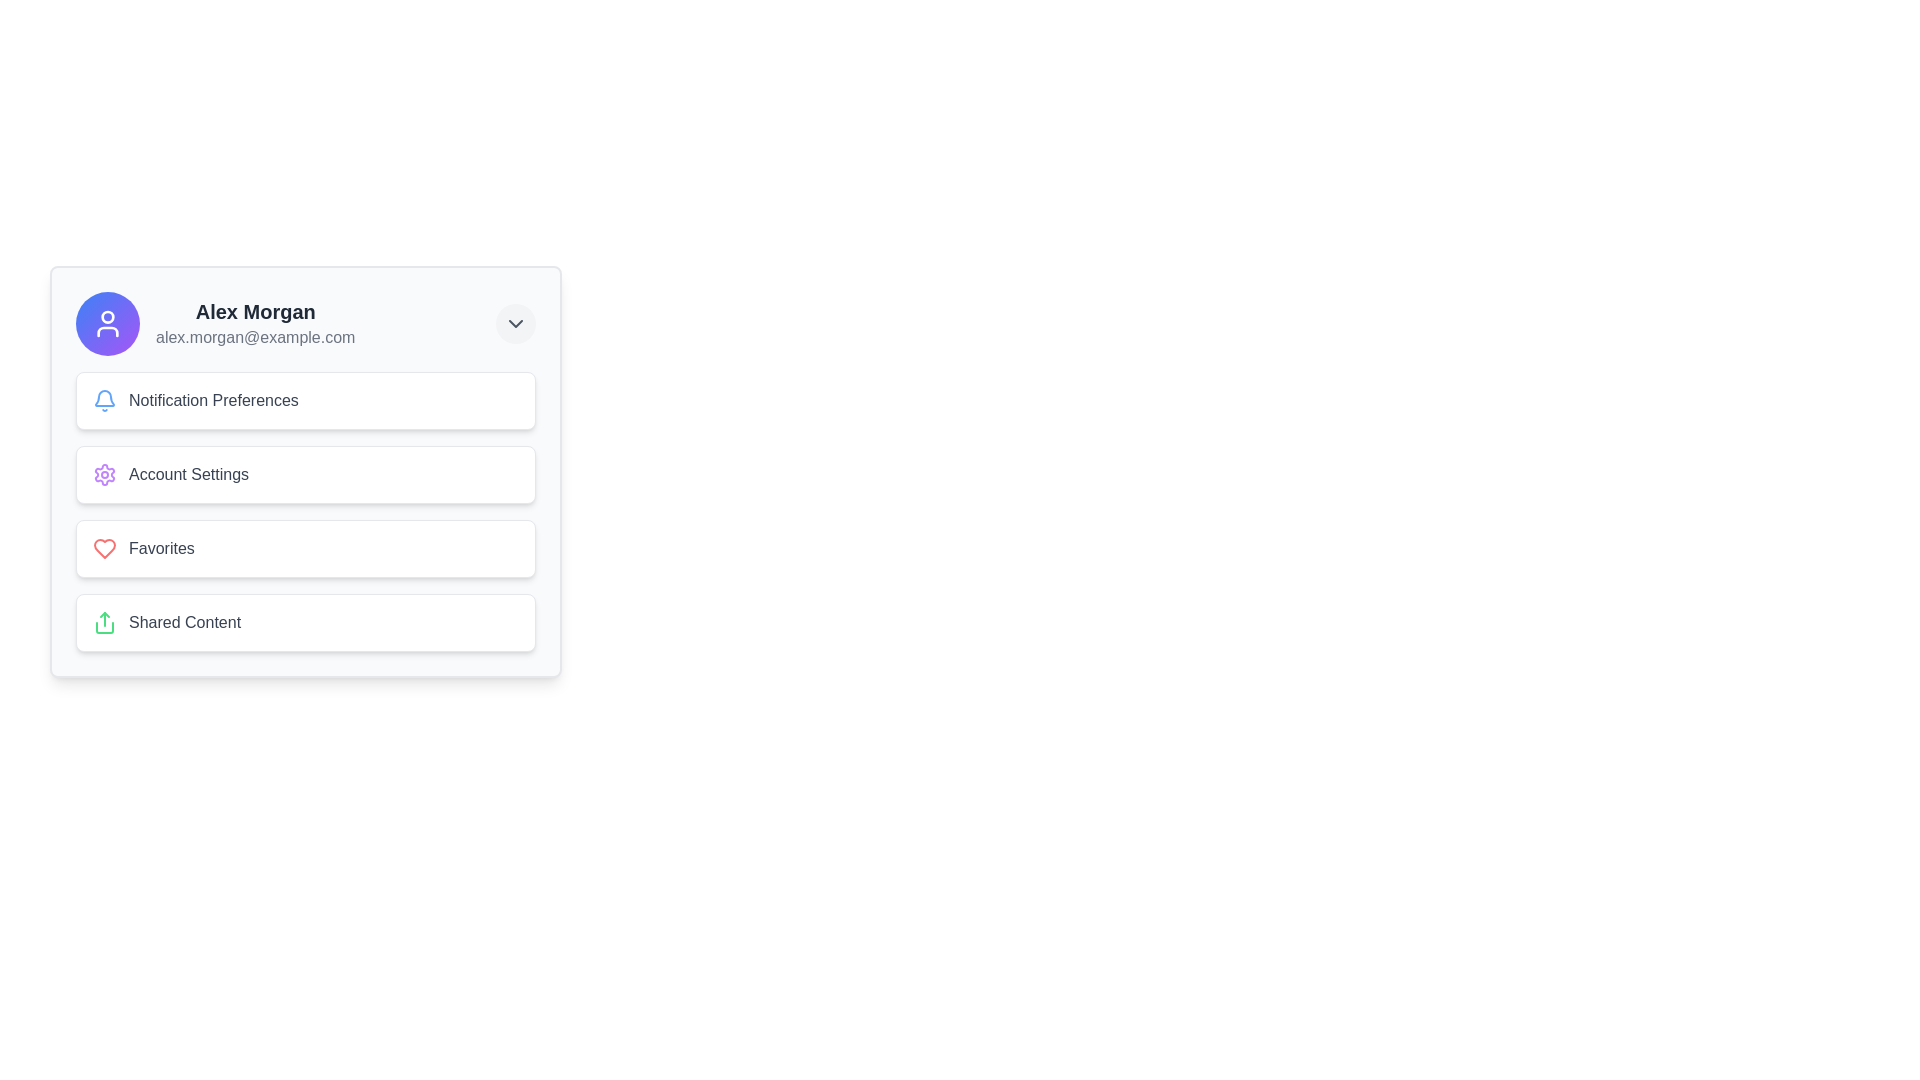  What do you see at coordinates (305, 471) in the screenshot?
I see `the account settings button, which is the second item in a vertically stacked list of options` at bounding box center [305, 471].